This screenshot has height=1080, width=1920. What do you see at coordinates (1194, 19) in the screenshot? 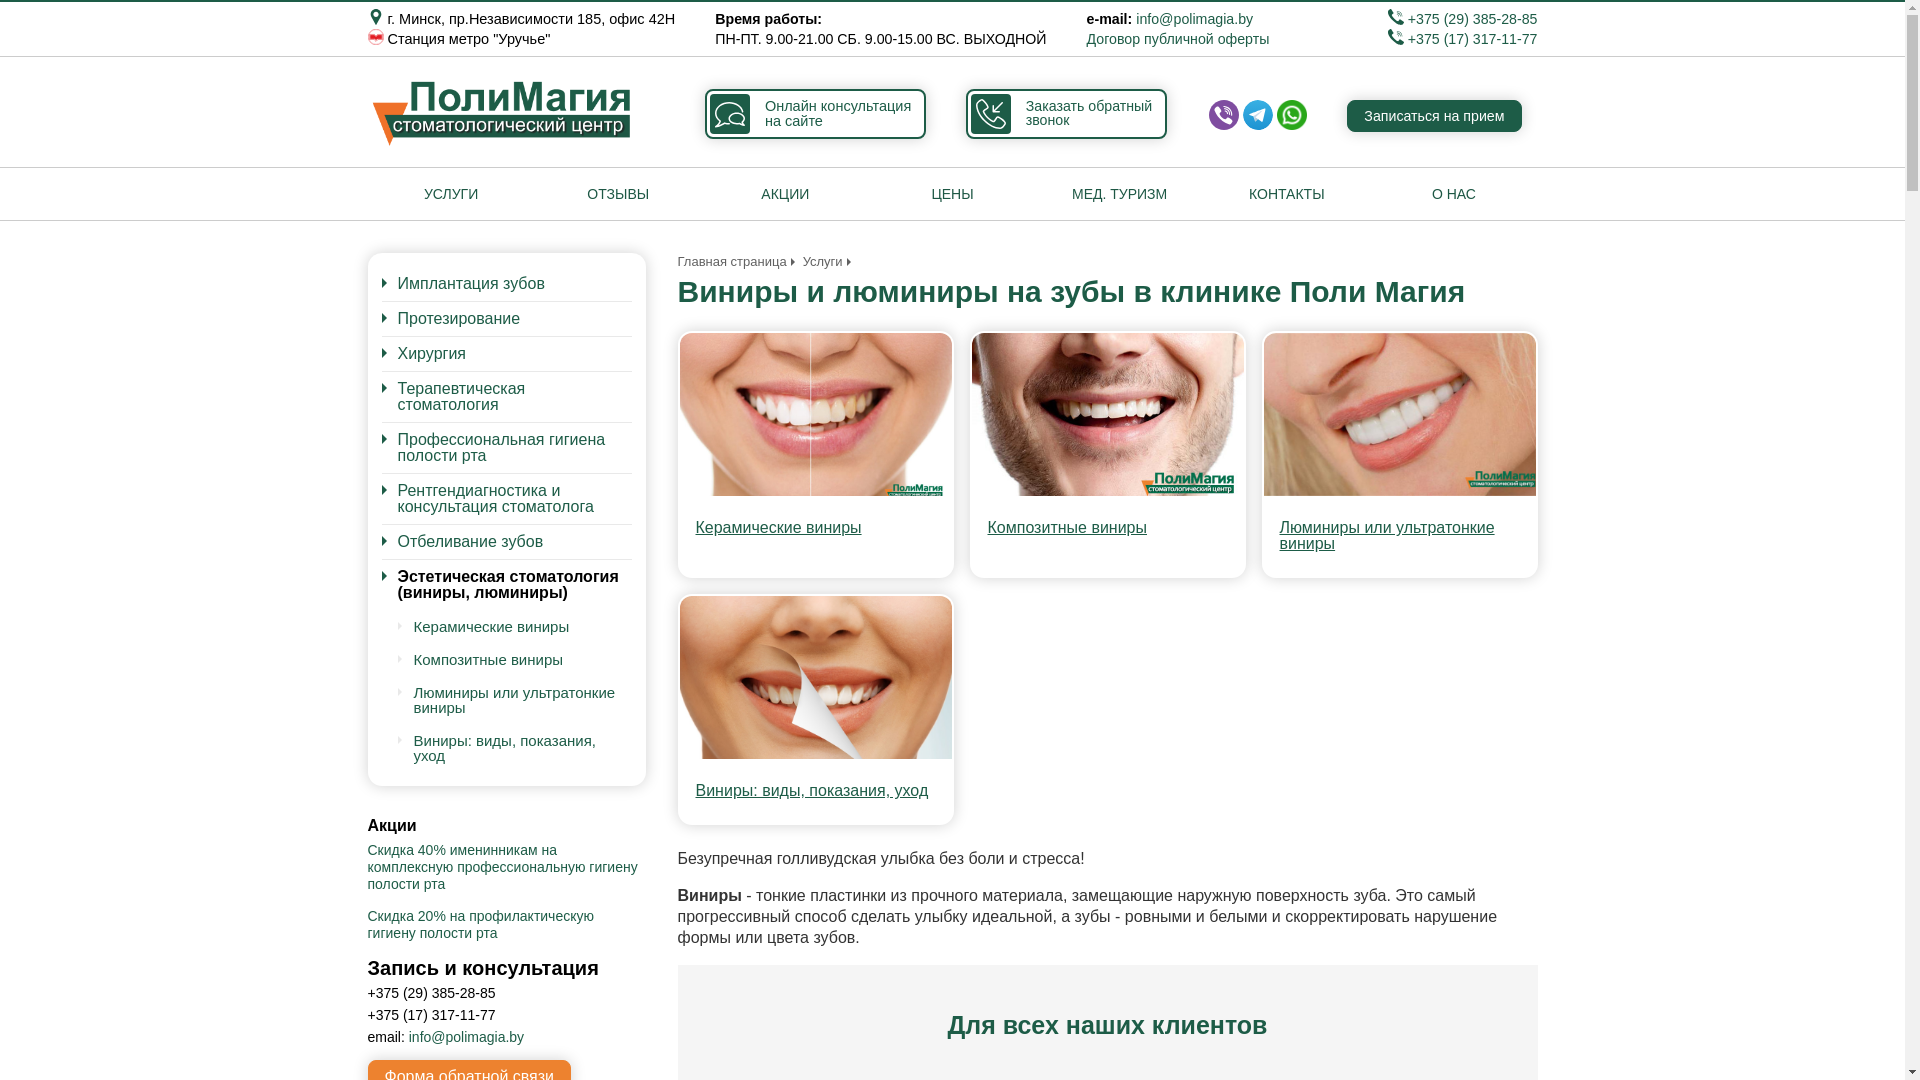
I see `'info@polimagia.by'` at bounding box center [1194, 19].